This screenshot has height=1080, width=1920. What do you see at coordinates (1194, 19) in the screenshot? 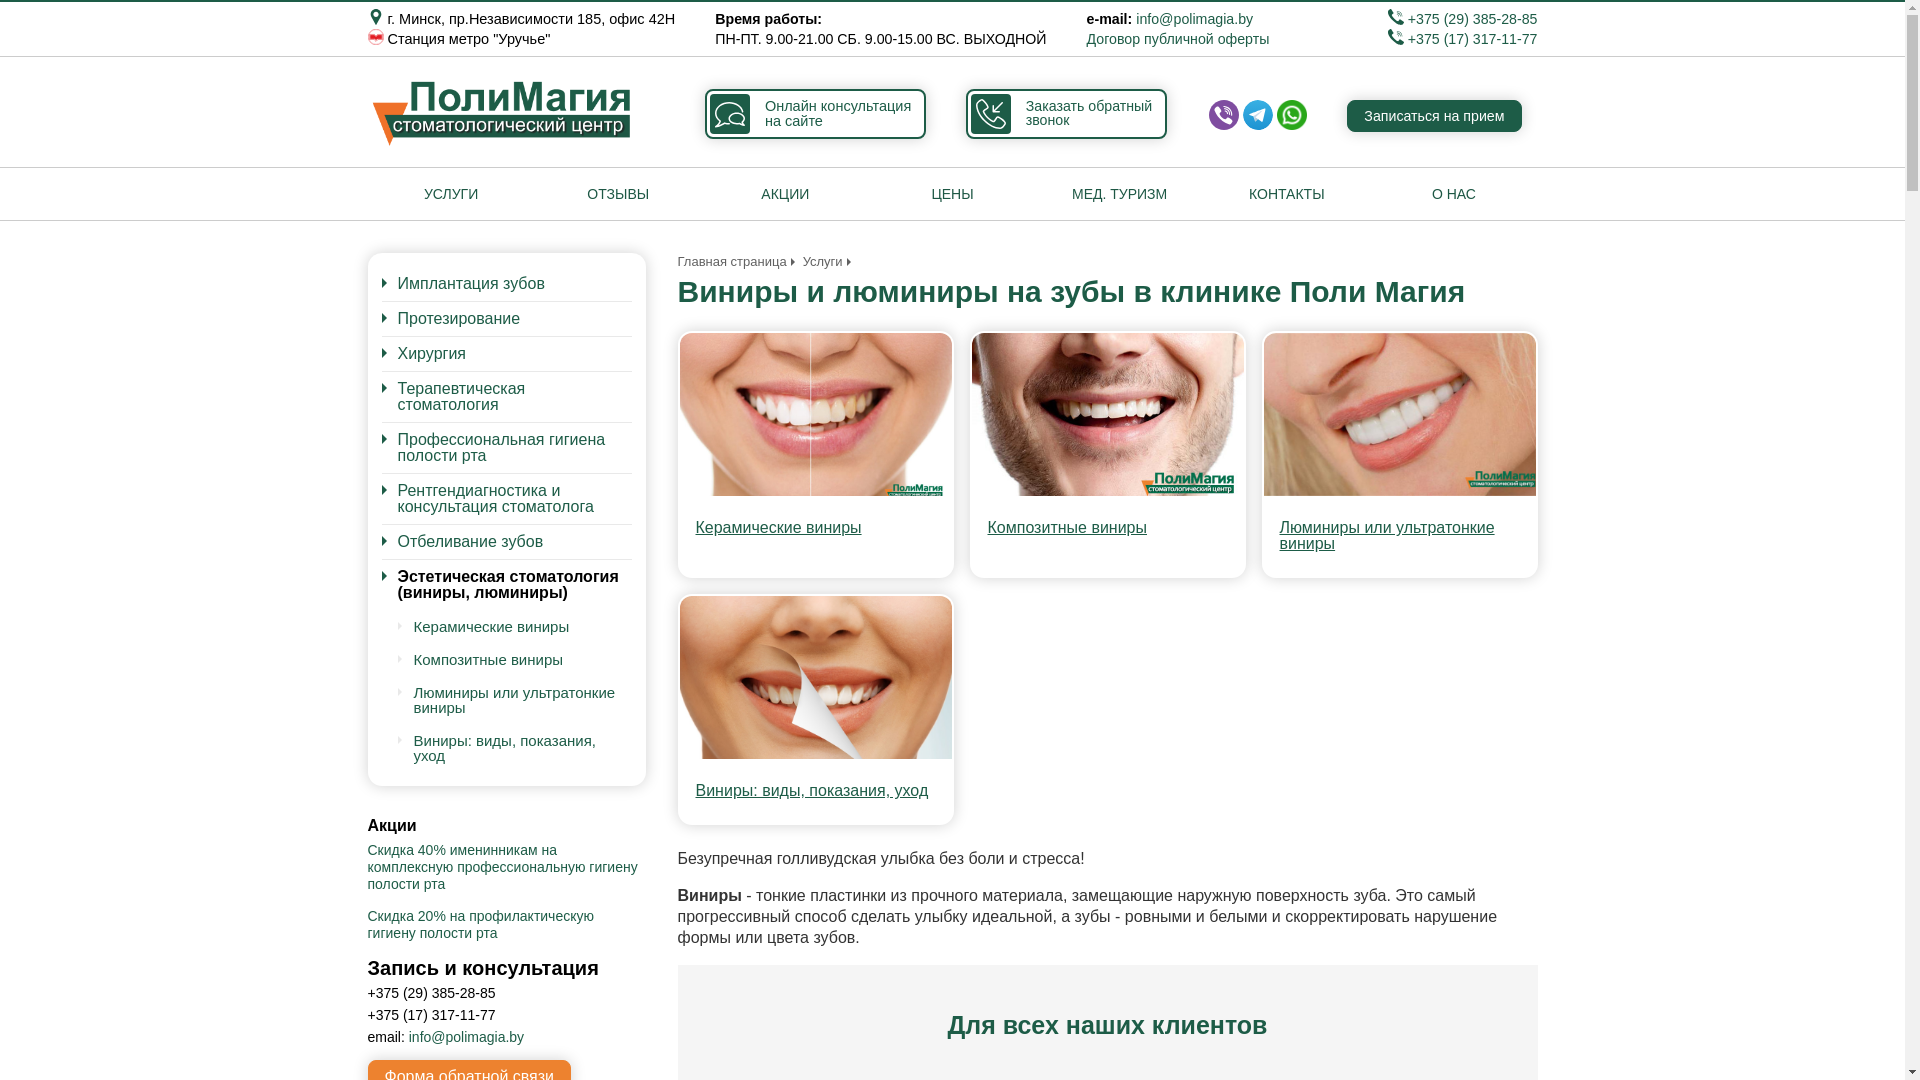
I see `'info@polimagia.by'` at bounding box center [1194, 19].